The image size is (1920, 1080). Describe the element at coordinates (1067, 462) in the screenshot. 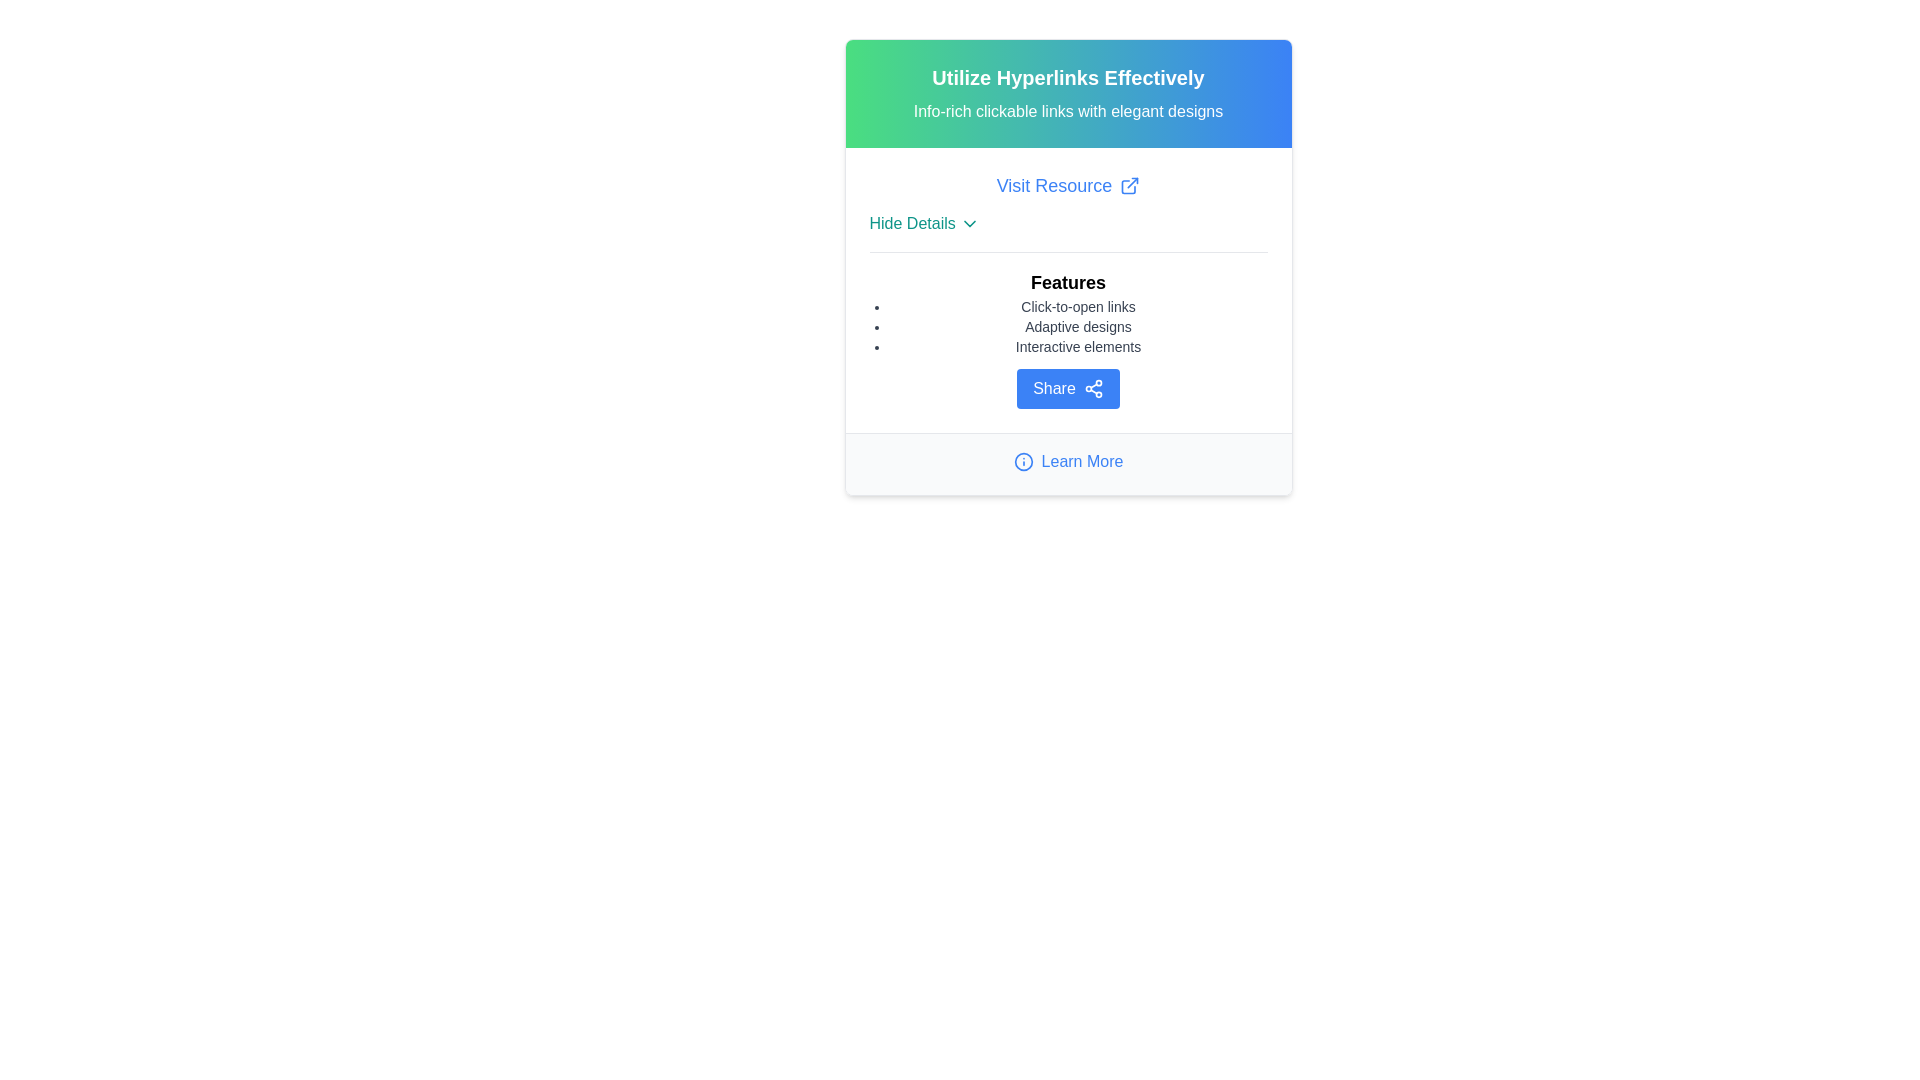

I see `the 'Learn More' hyperlink with an inline information icon located in the bottom section of a panel` at that location.